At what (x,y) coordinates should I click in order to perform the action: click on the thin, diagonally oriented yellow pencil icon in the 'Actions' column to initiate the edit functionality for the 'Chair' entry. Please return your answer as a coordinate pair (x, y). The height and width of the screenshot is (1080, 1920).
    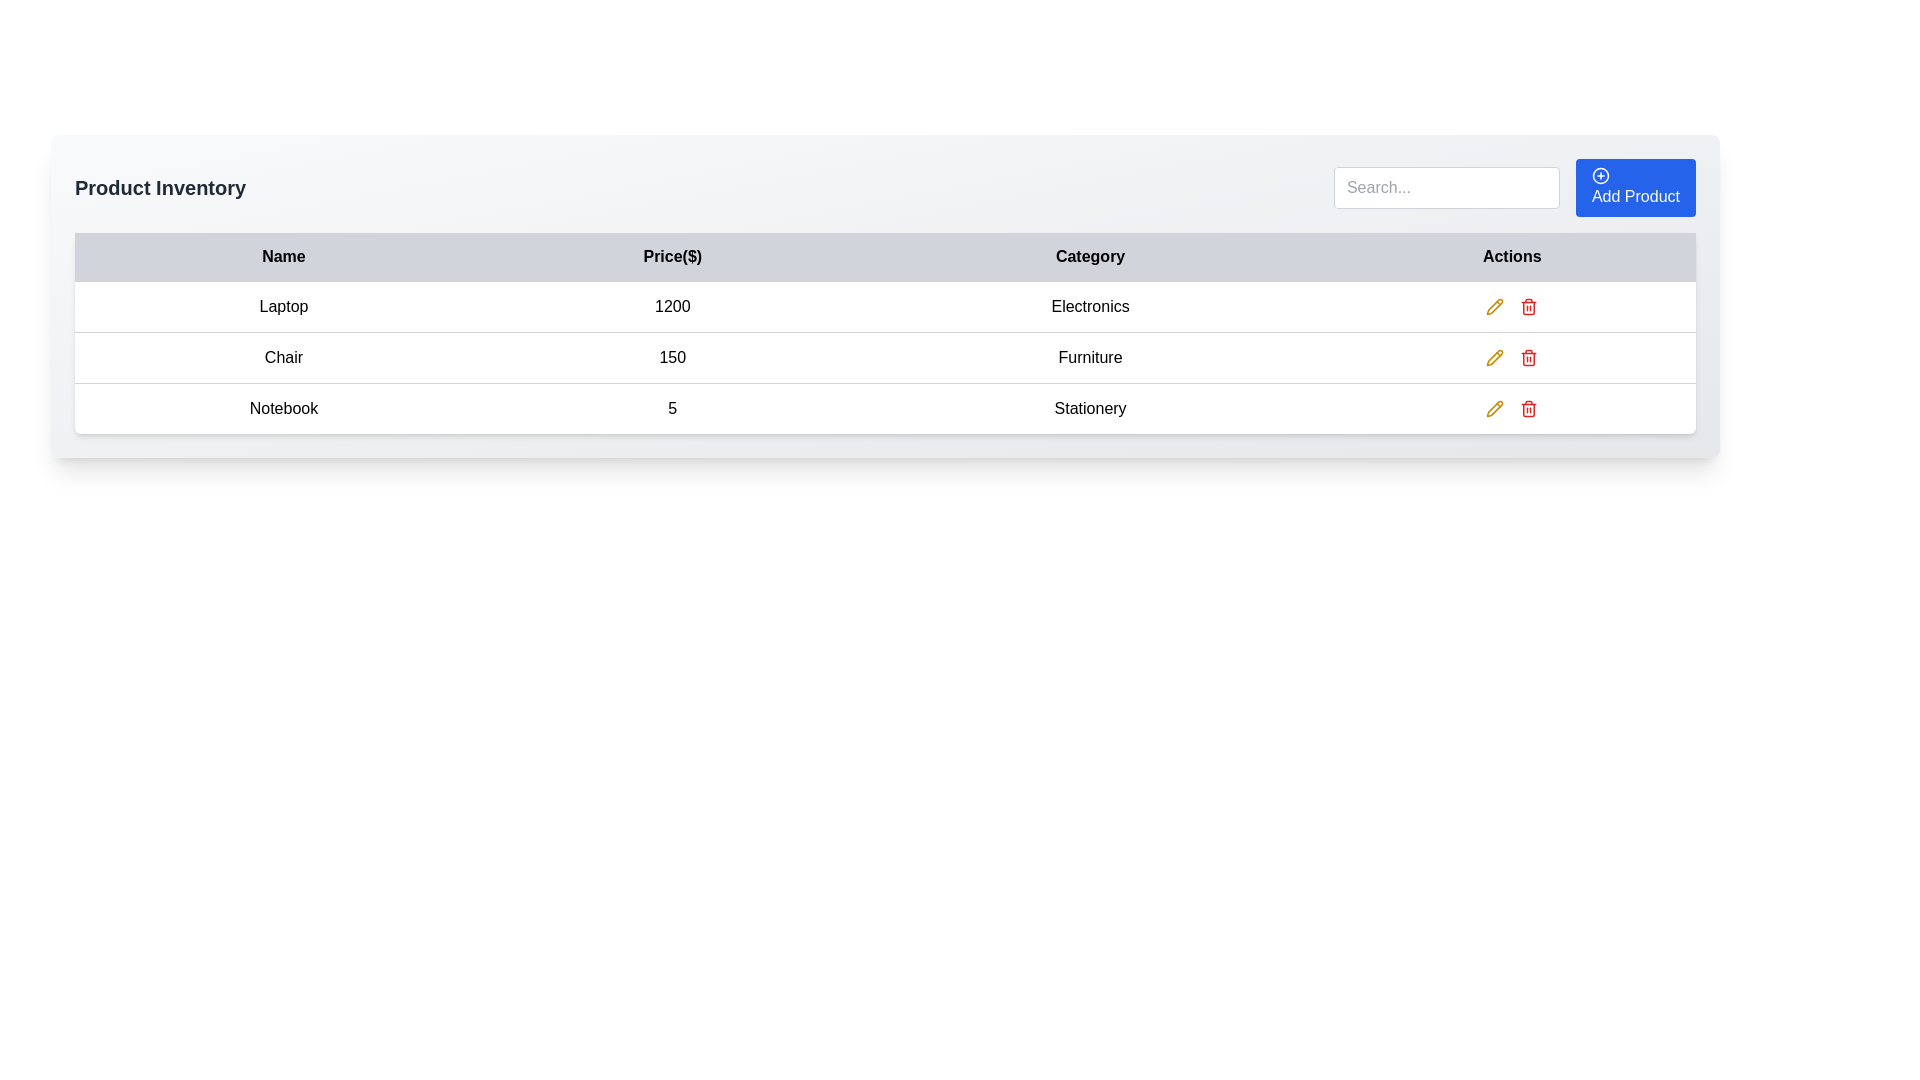
    Looking at the image, I should click on (1494, 305).